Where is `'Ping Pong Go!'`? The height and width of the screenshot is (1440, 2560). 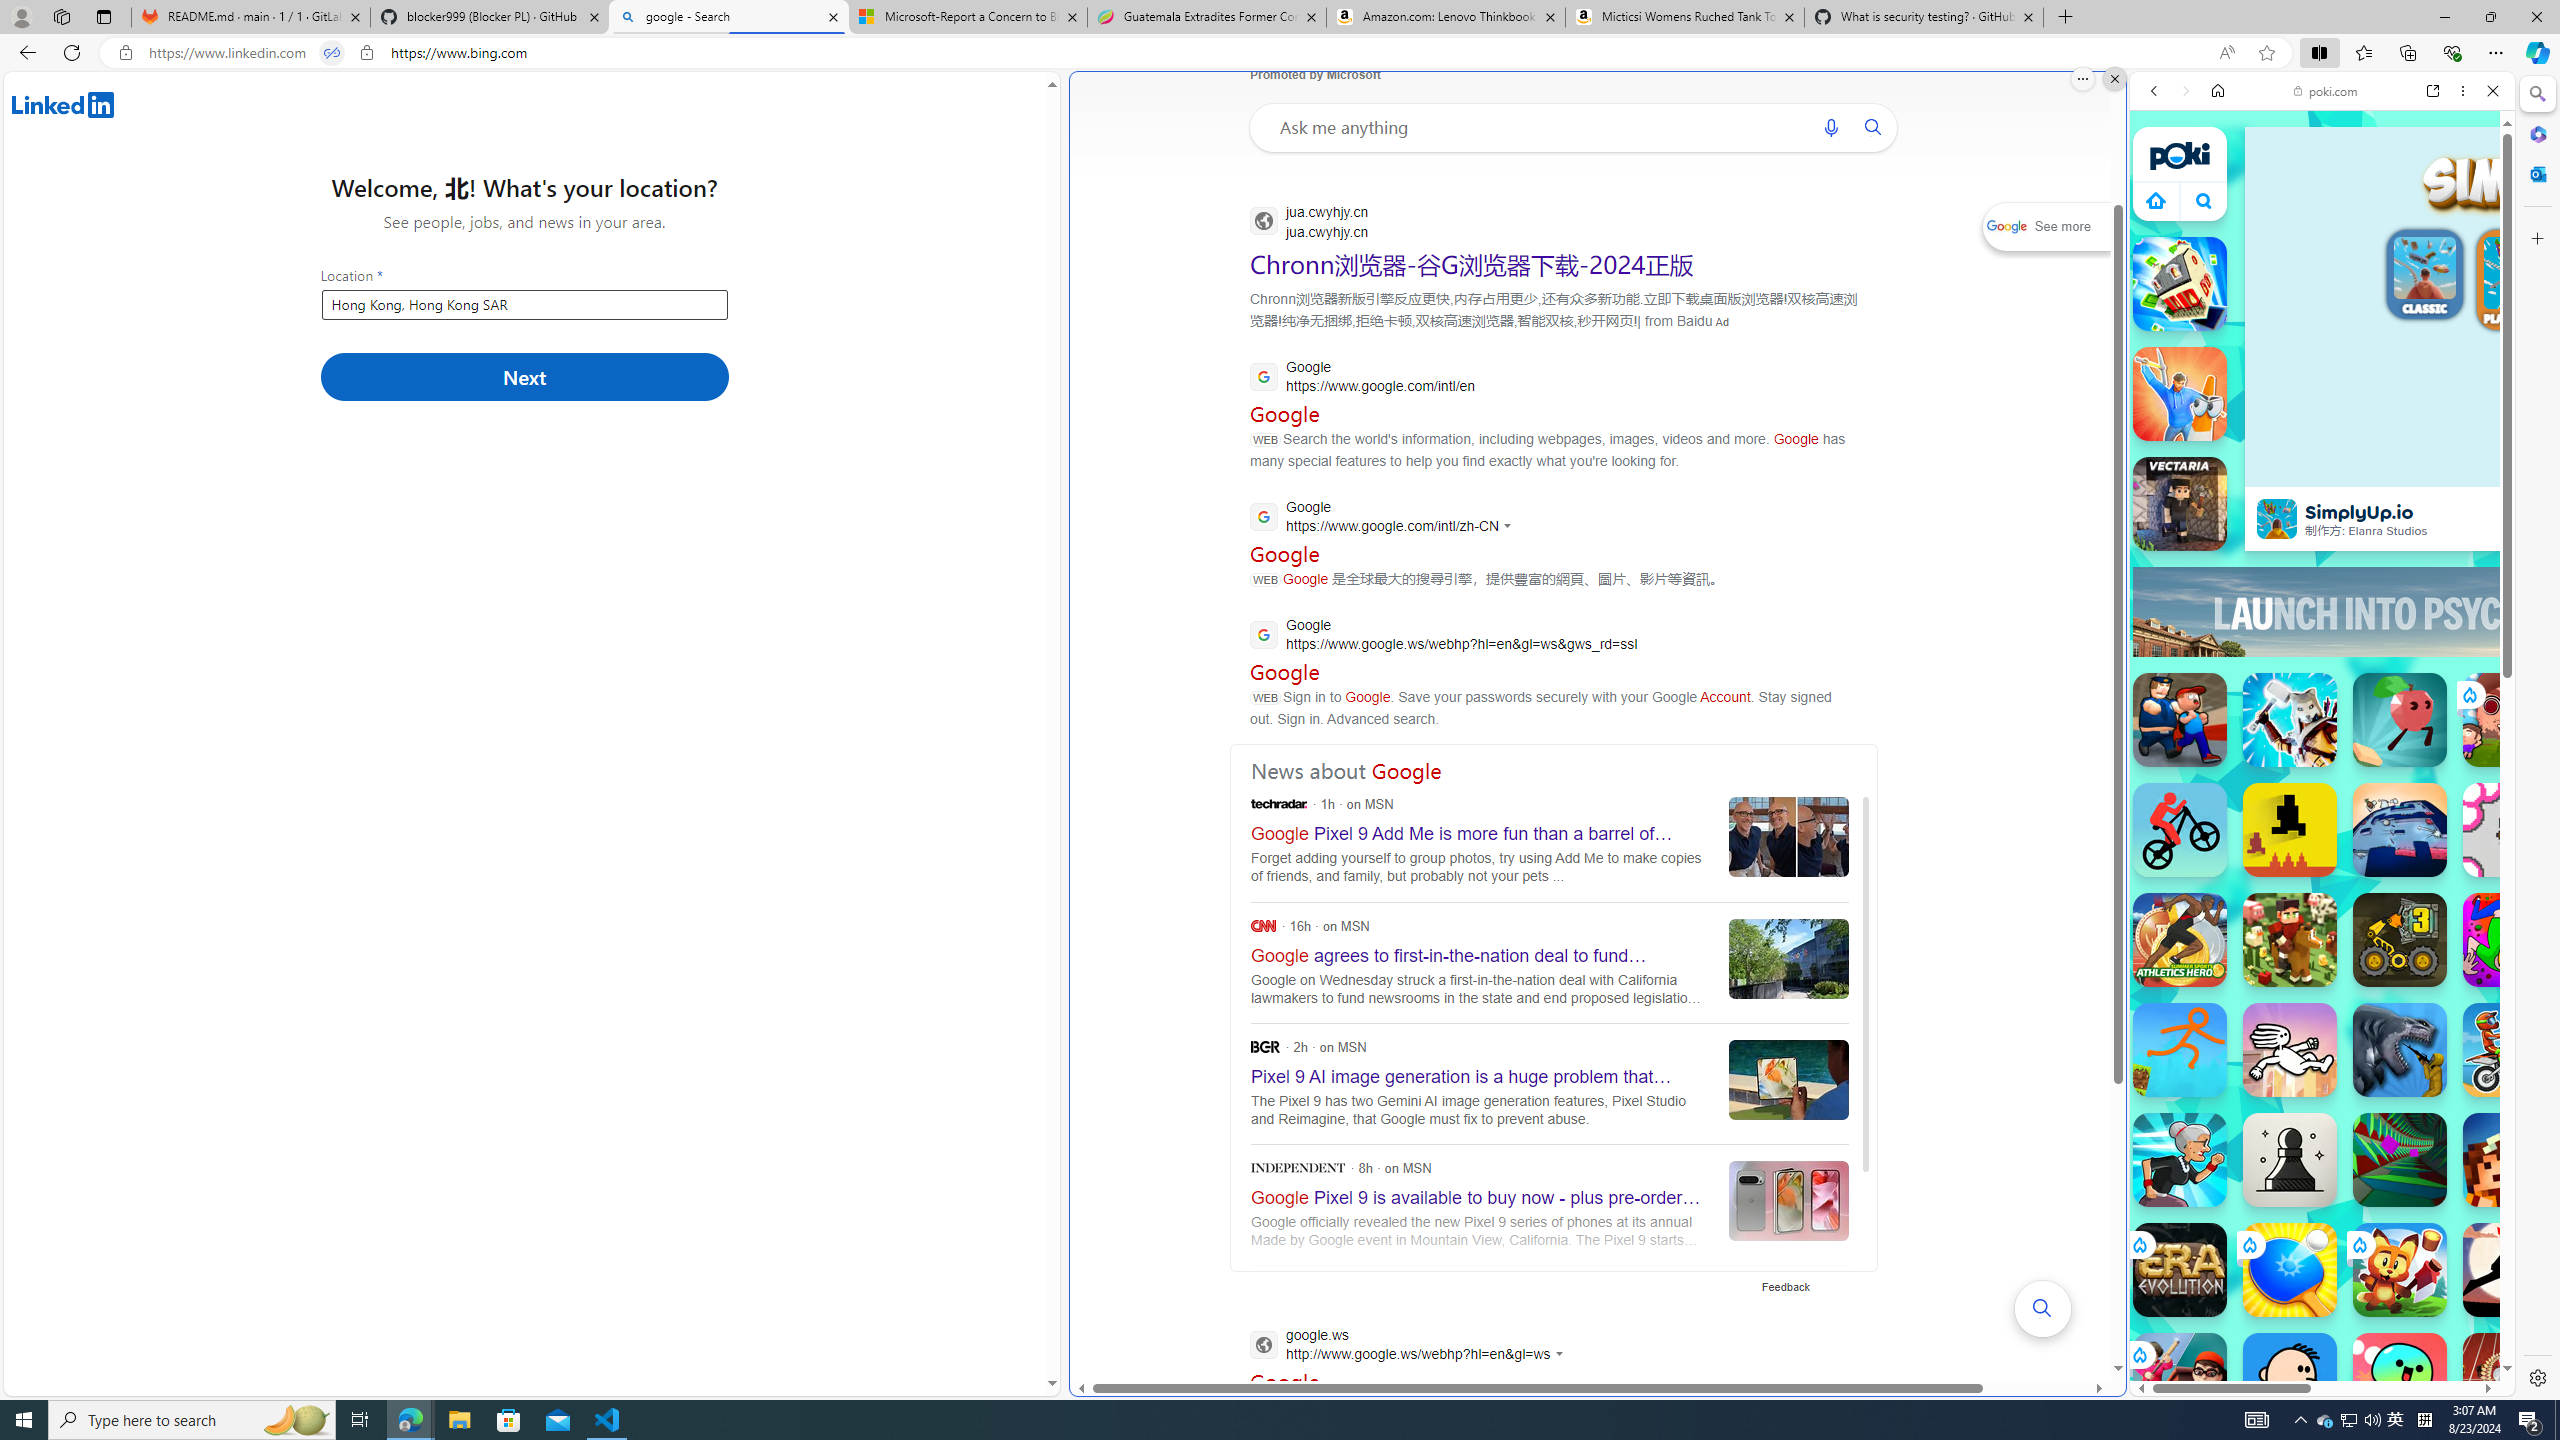
'Ping Pong Go!' is located at coordinates (2288, 1269).